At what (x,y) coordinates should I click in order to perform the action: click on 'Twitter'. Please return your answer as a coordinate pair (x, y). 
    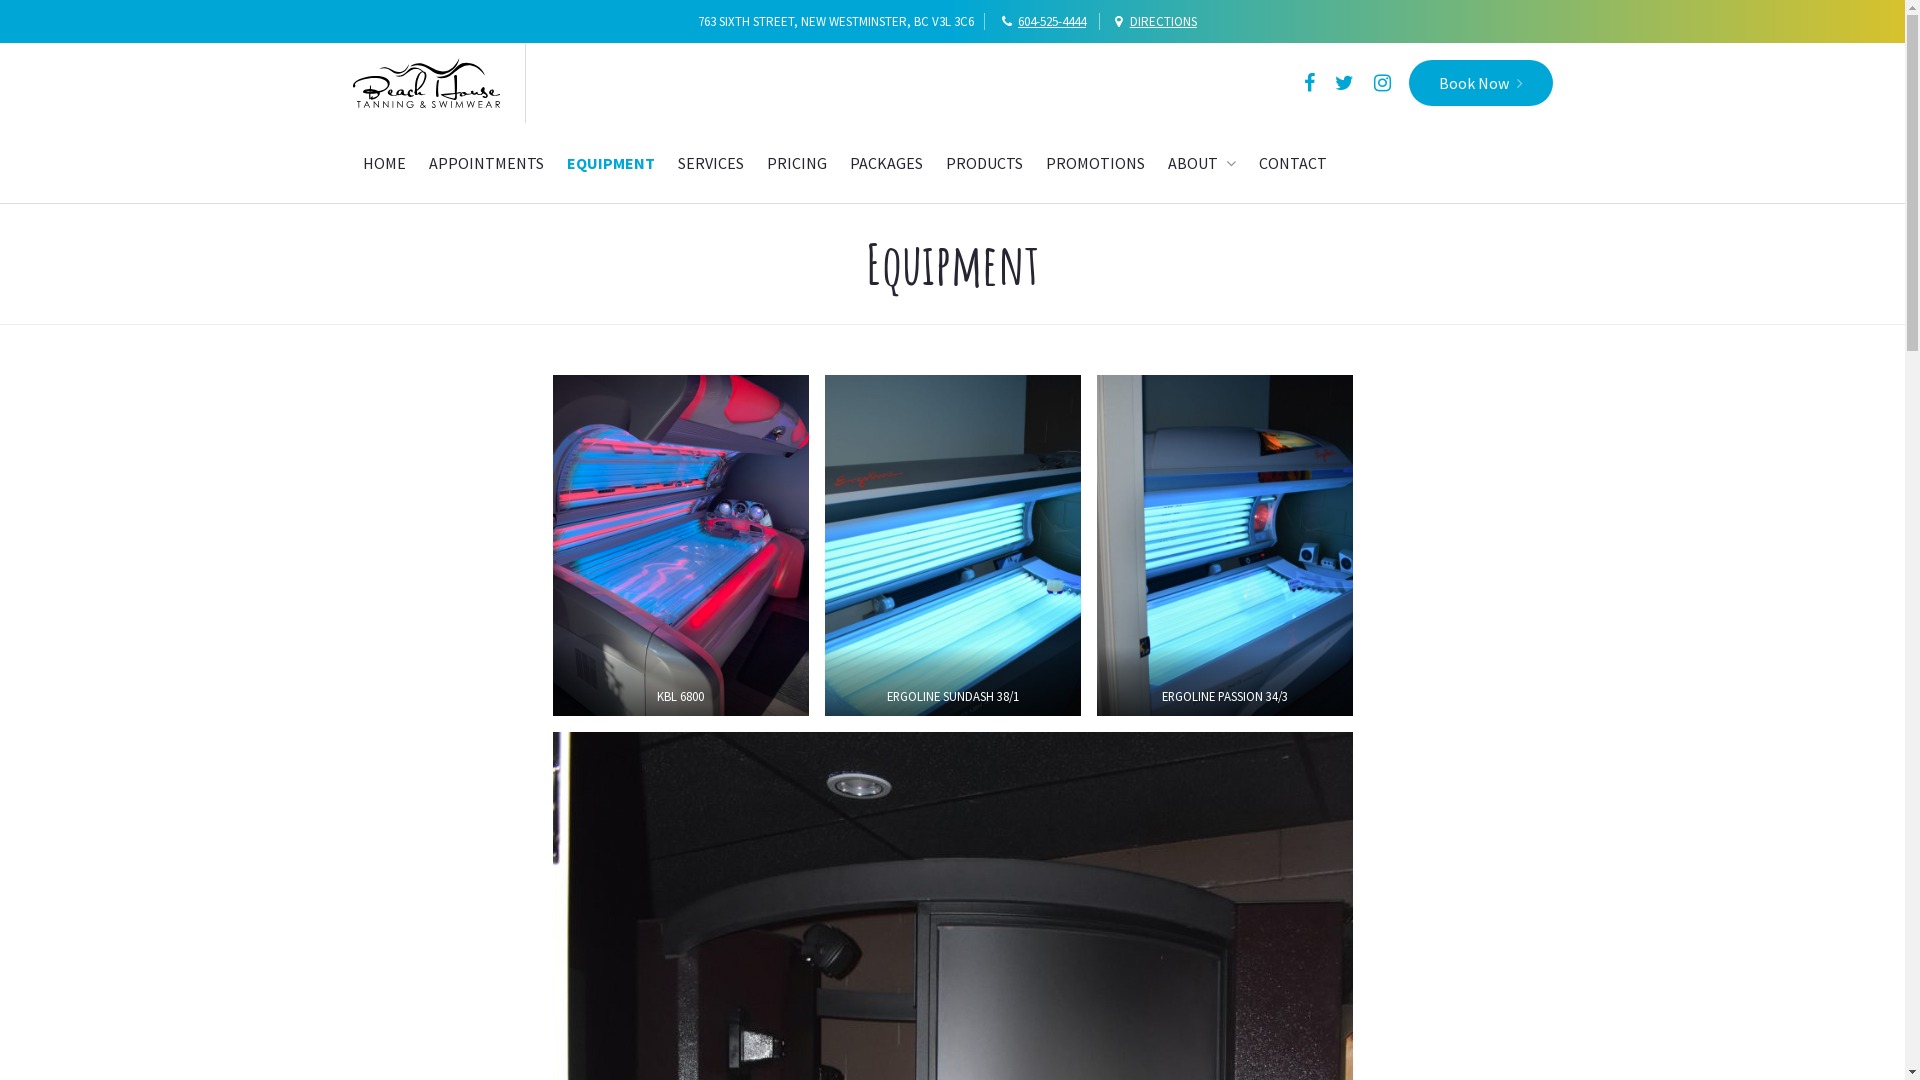
    Looking at the image, I should click on (1334, 82).